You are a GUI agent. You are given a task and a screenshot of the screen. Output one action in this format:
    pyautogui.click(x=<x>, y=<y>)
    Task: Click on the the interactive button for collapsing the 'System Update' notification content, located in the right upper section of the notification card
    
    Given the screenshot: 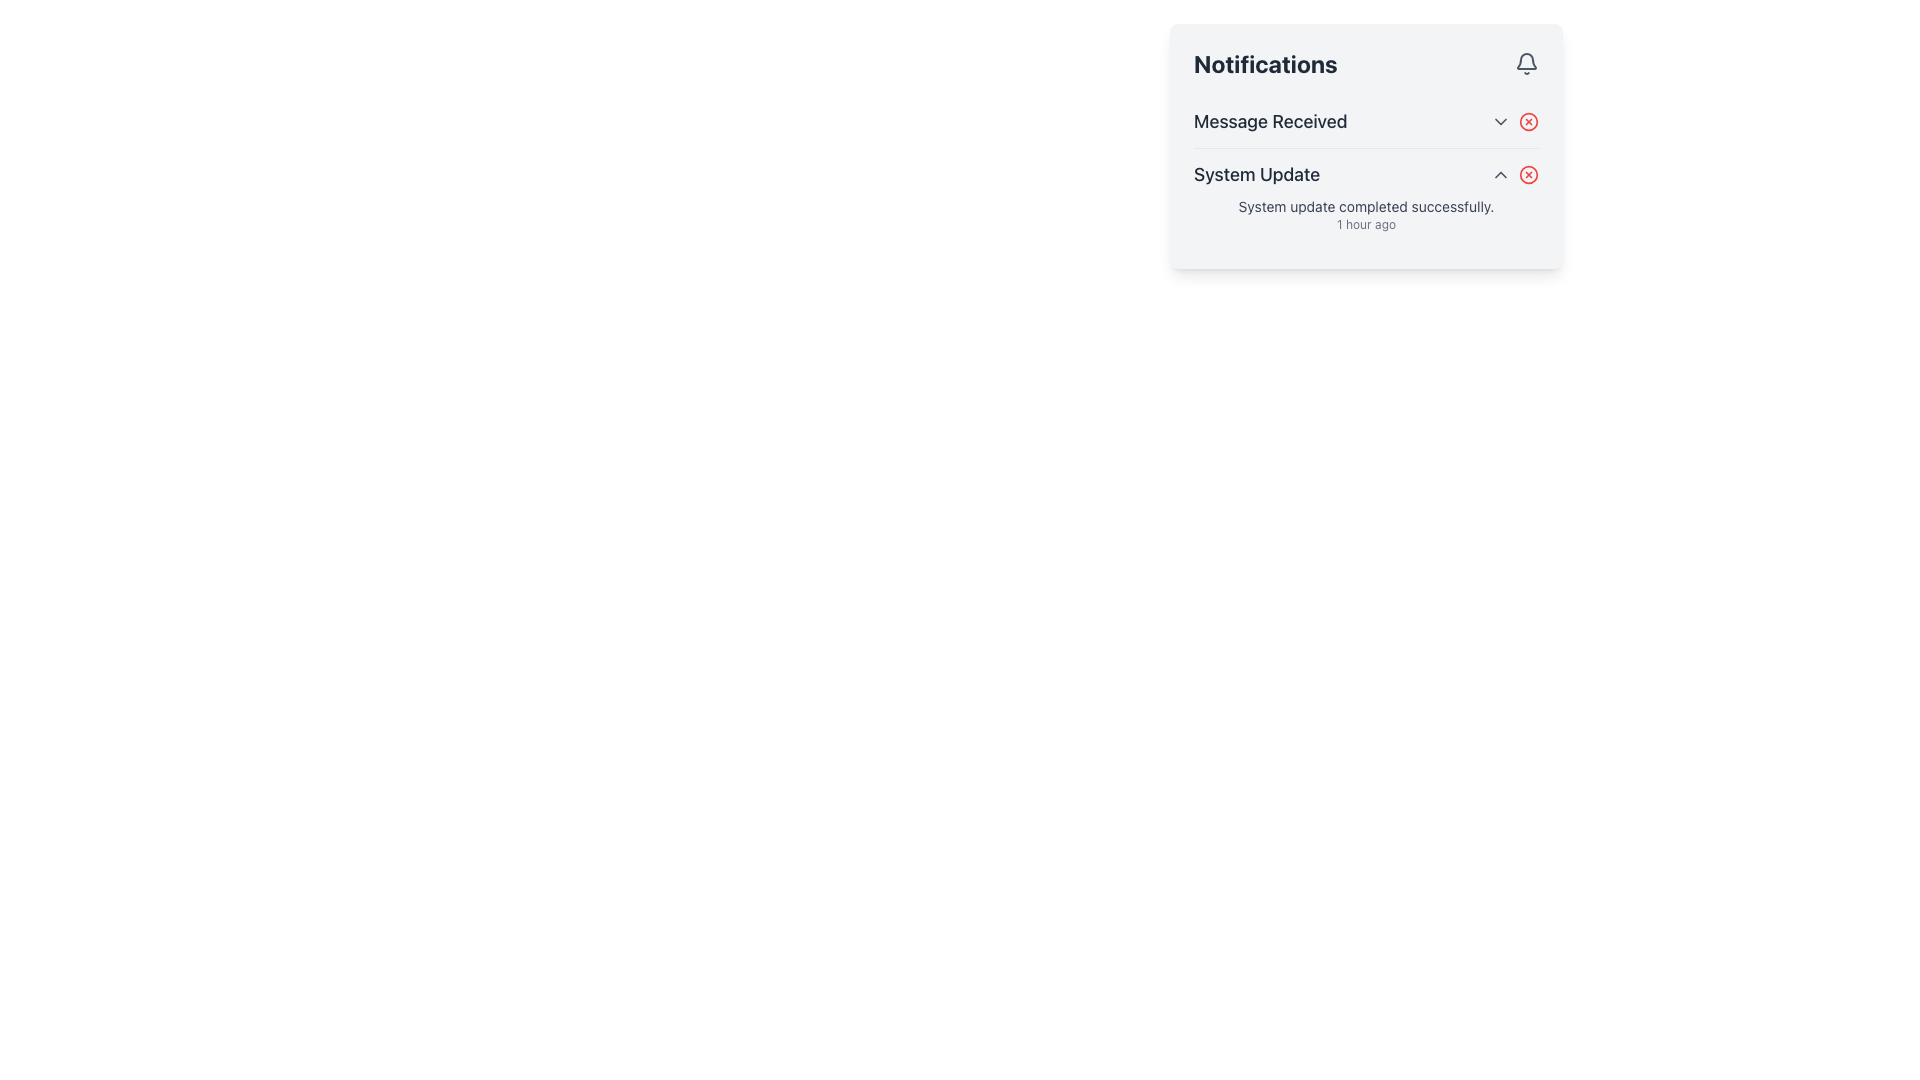 What is the action you would take?
    pyautogui.click(x=1501, y=173)
    